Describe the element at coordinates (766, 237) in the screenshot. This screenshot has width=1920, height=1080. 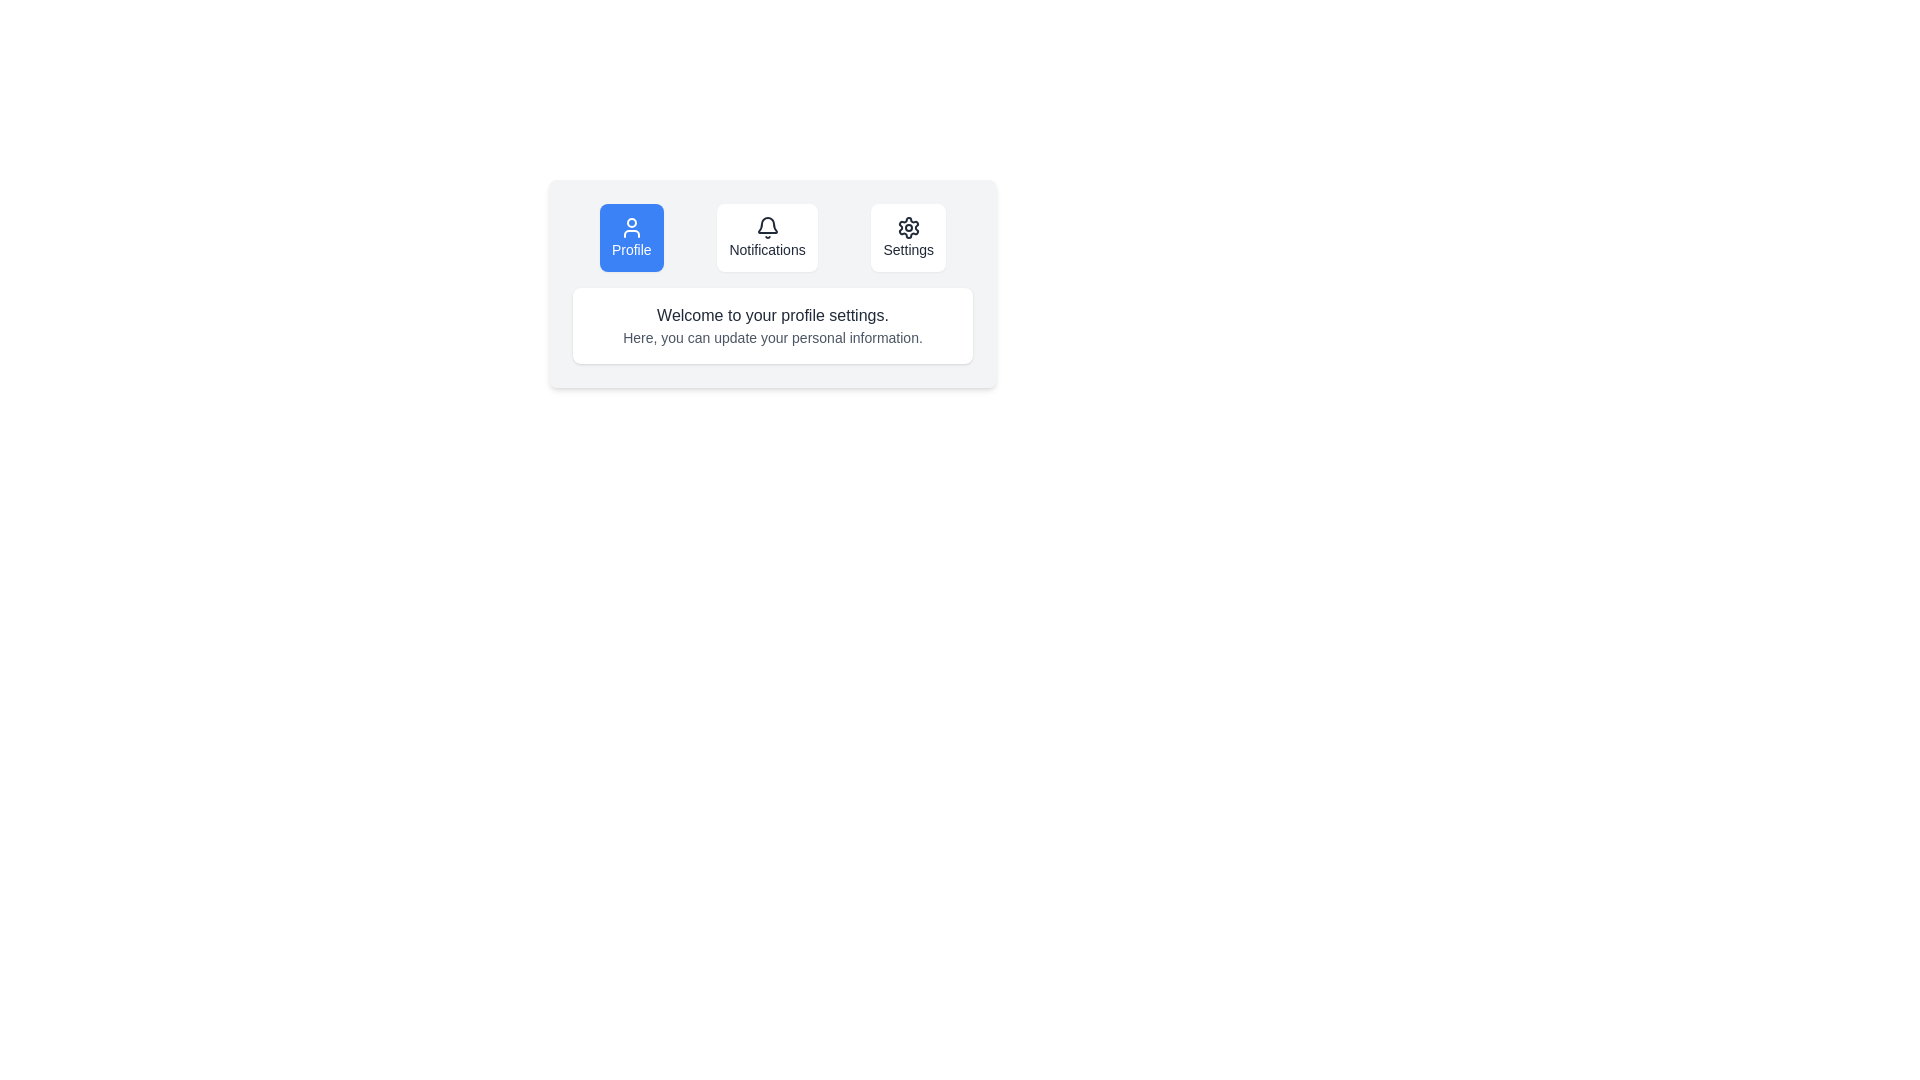
I see `the Notifications tab` at that location.